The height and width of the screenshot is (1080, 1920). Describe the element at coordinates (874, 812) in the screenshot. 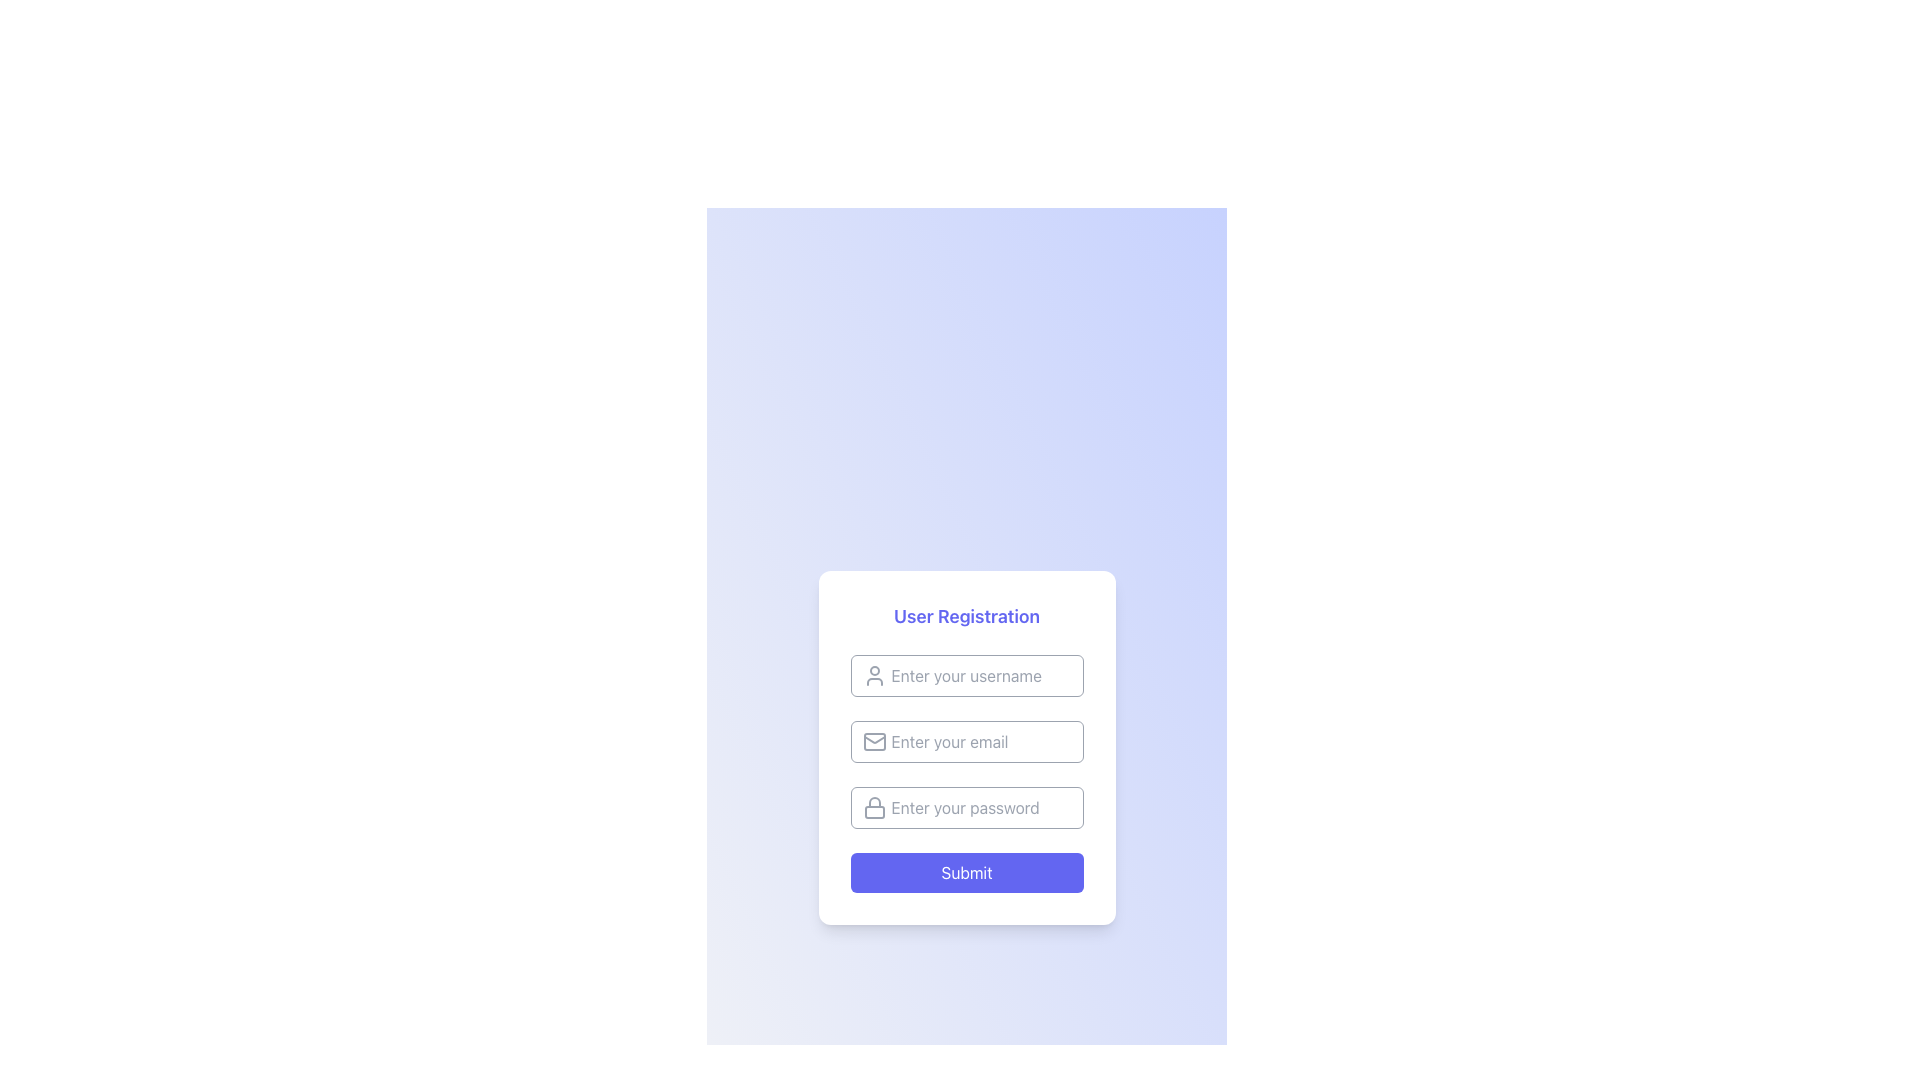

I see `the lower rectangular component of the lock icon, which is styled in a minimalist fashion and located to the left of the 'Enter your password' input field` at that location.